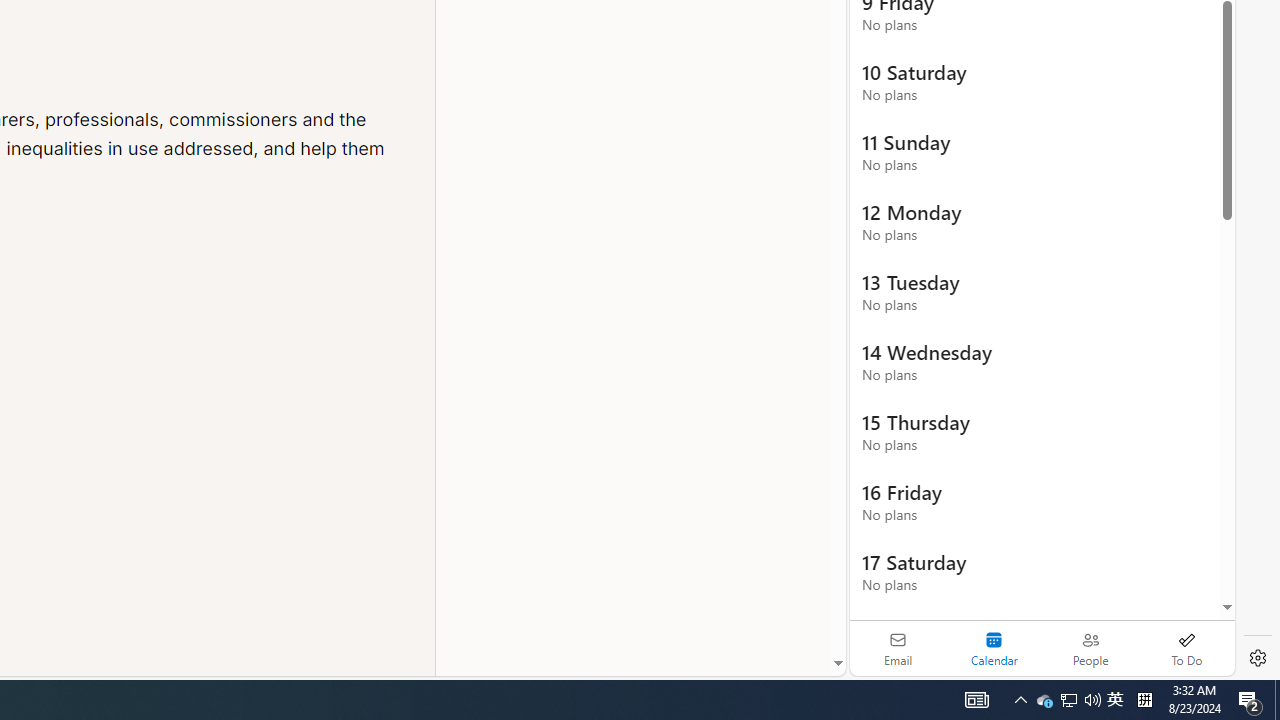 This screenshot has height=720, width=1280. What do you see at coordinates (897, 648) in the screenshot?
I see `'Email'` at bounding box center [897, 648].